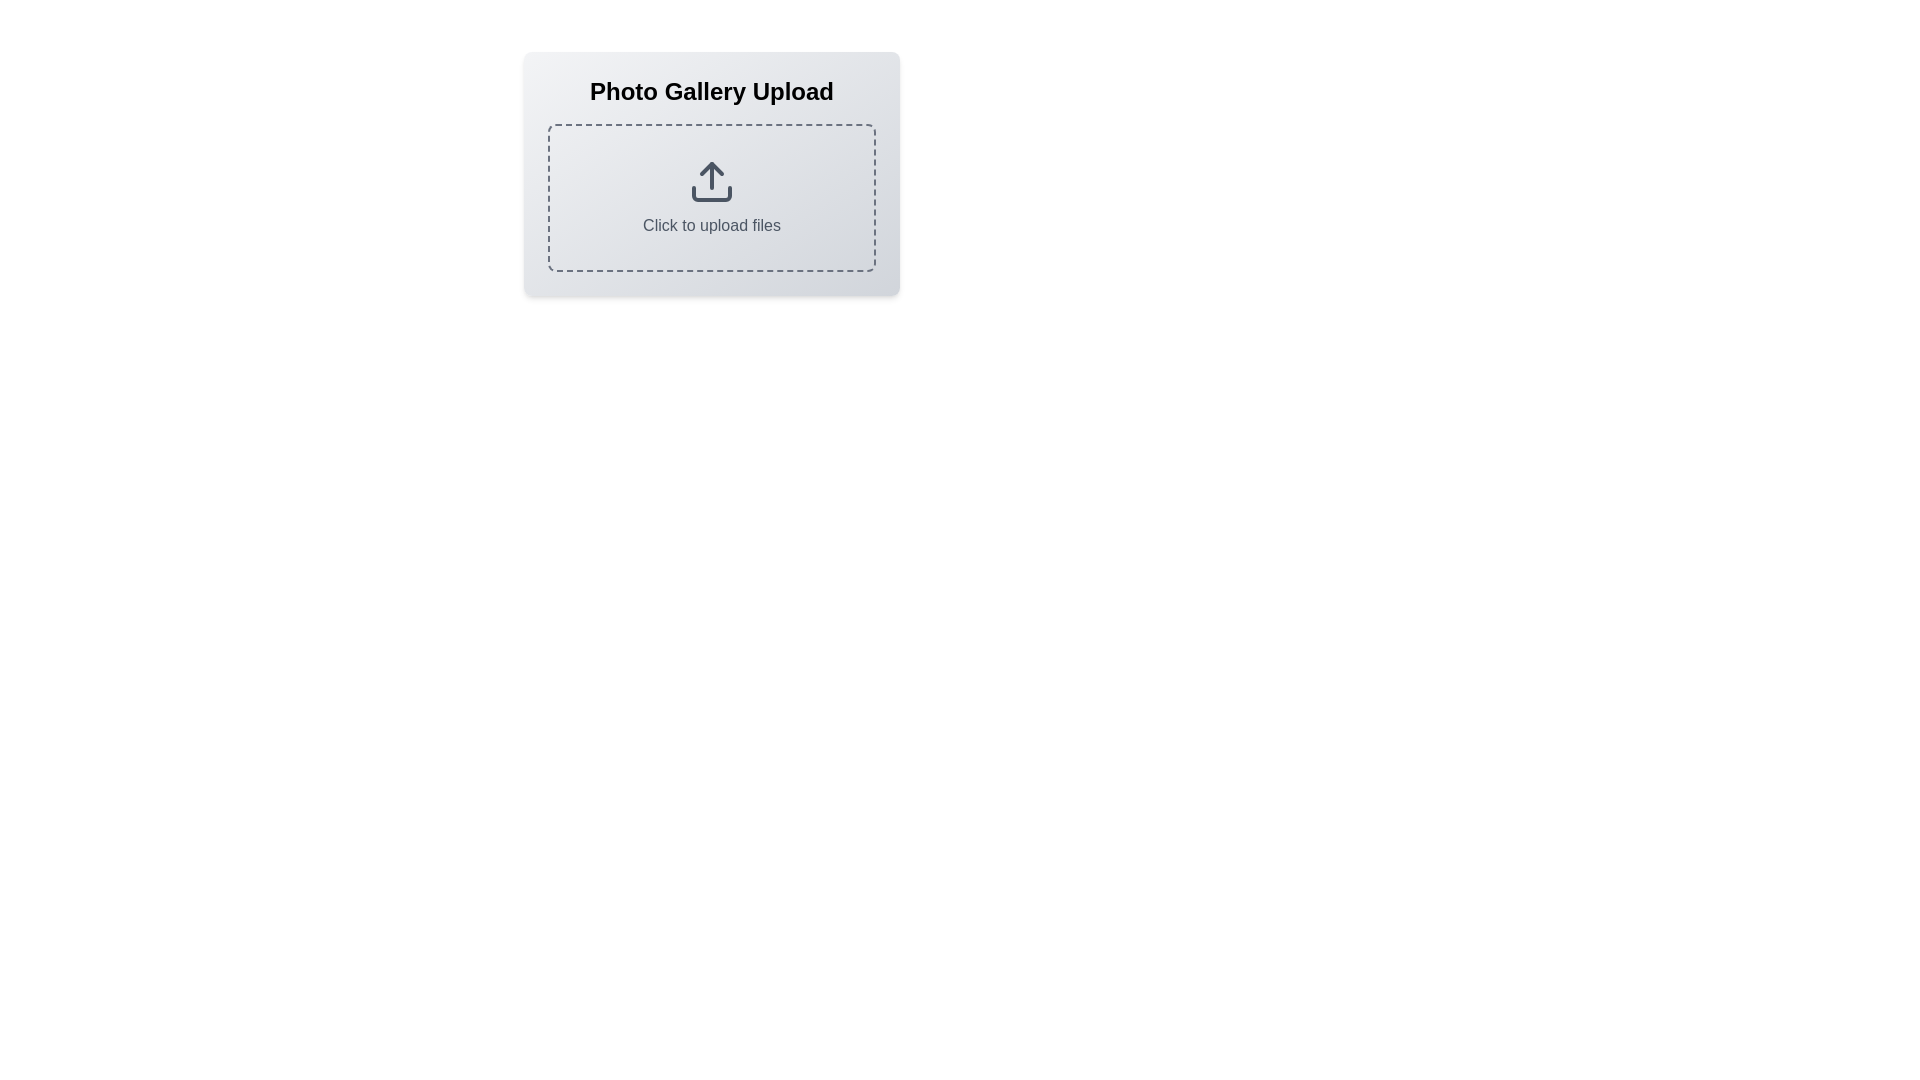  What do you see at coordinates (711, 92) in the screenshot?
I see `the text label that says 'Photo Gallery Upload', which is styled in a large, bold font and is centered horizontally above the dashed-bordered upload area` at bounding box center [711, 92].